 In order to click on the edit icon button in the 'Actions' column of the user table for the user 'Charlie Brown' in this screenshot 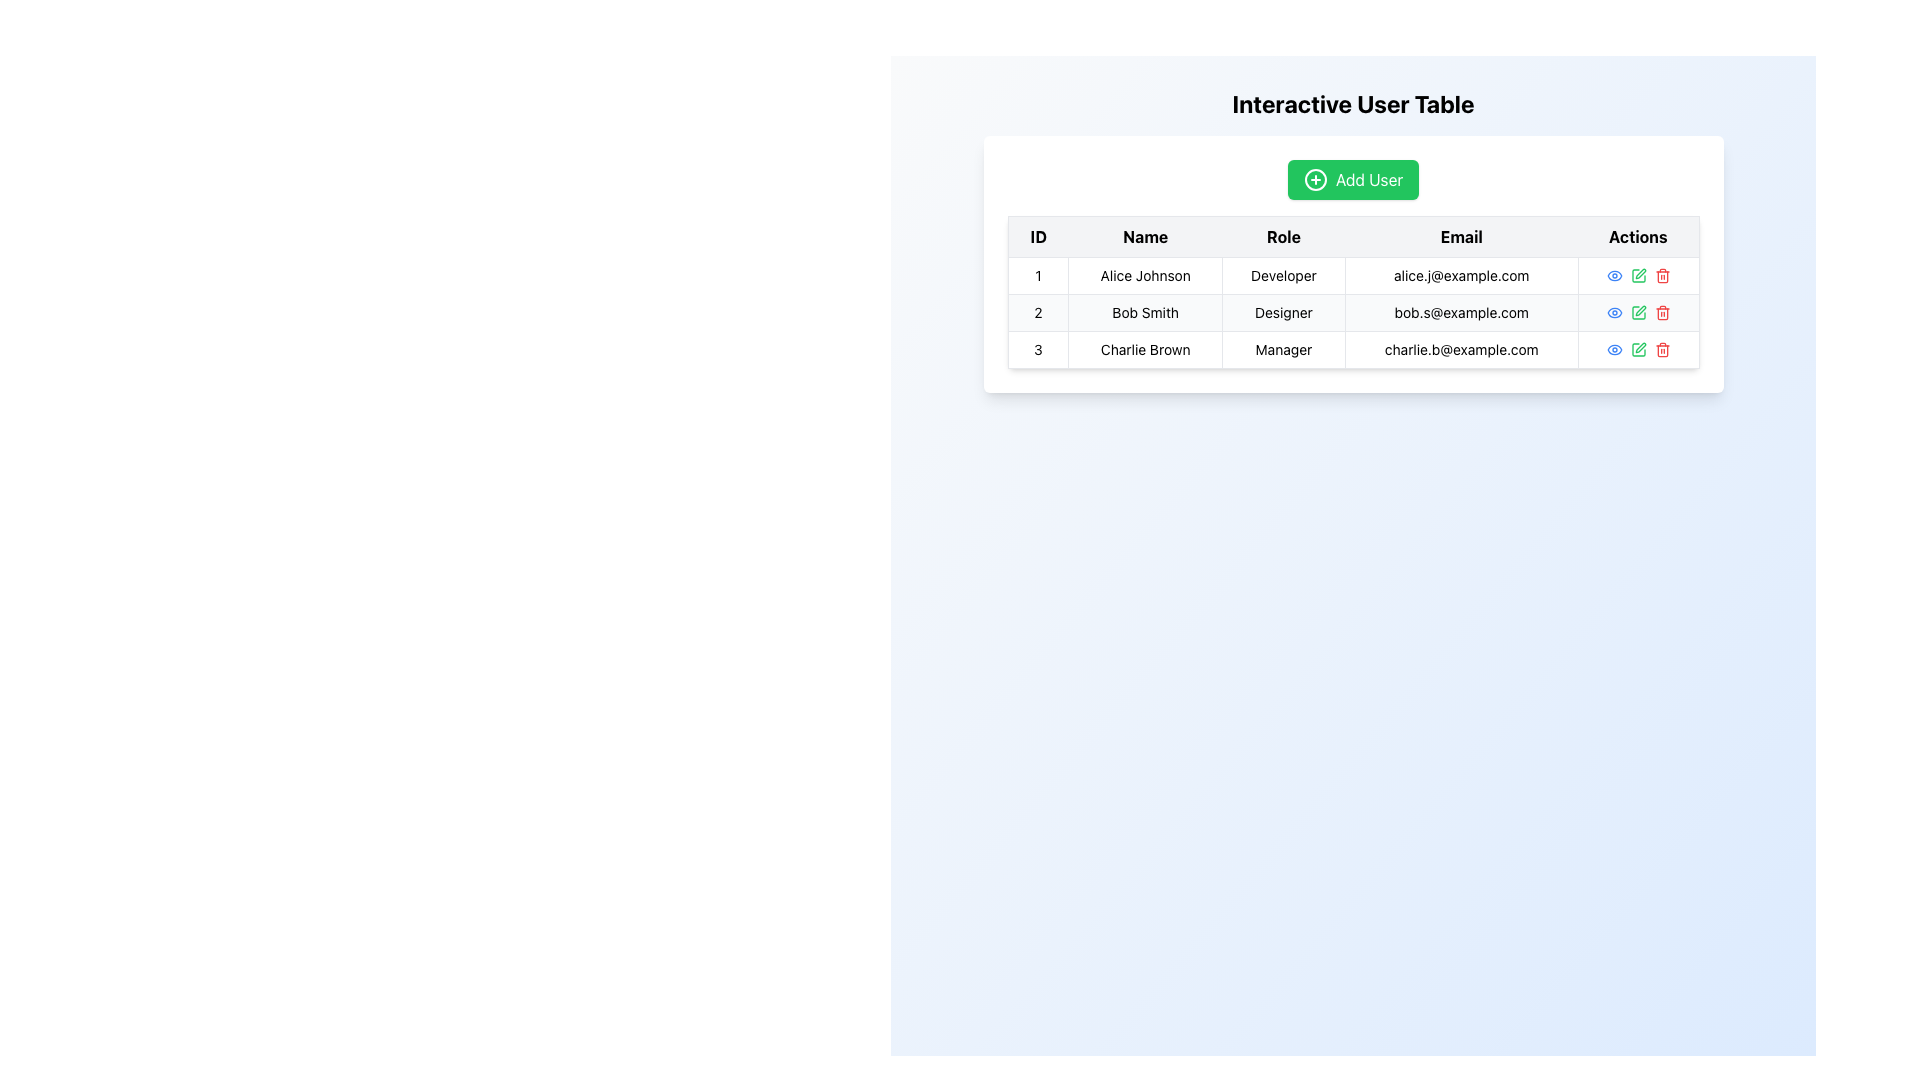, I will do `click(1640, 346)`.